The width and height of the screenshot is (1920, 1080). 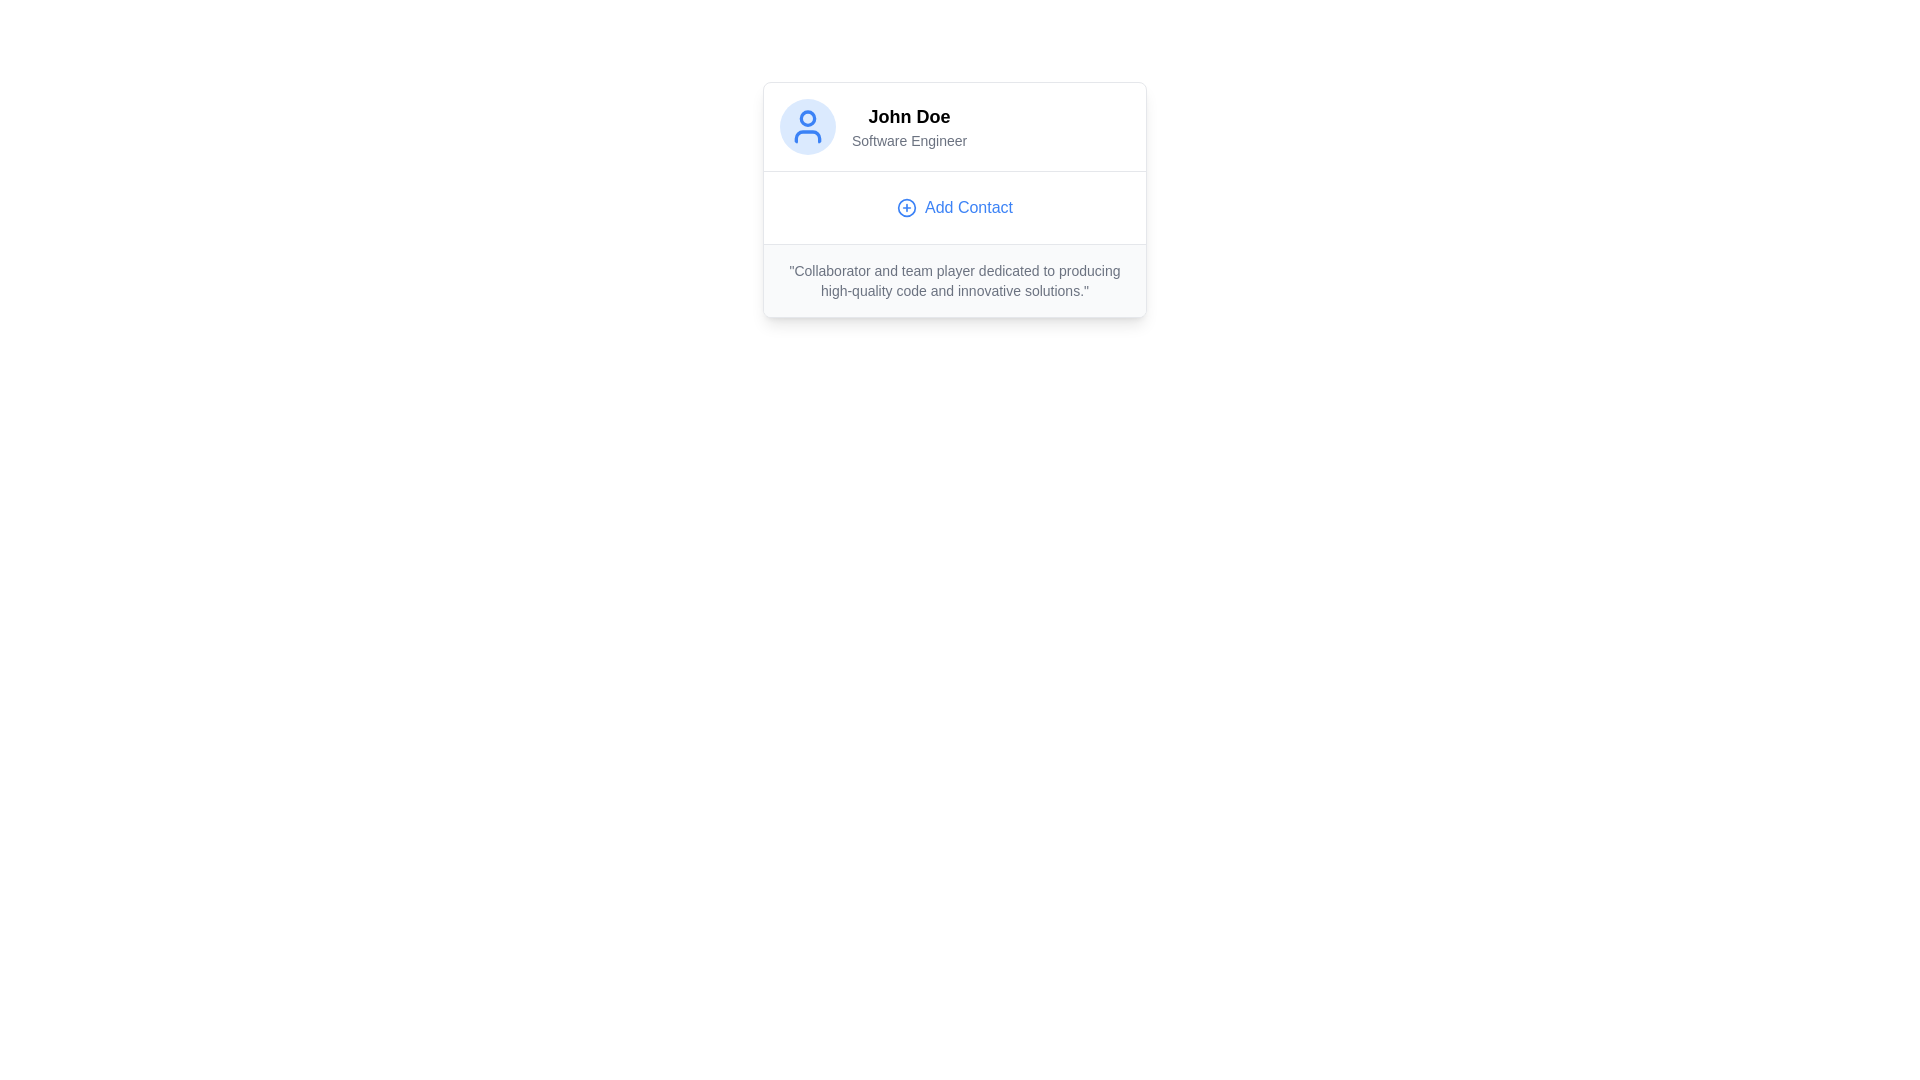 I want to click on the 'Add Contact' button styled in blue font within John Doe's profile card, so click(x=954, y=207).